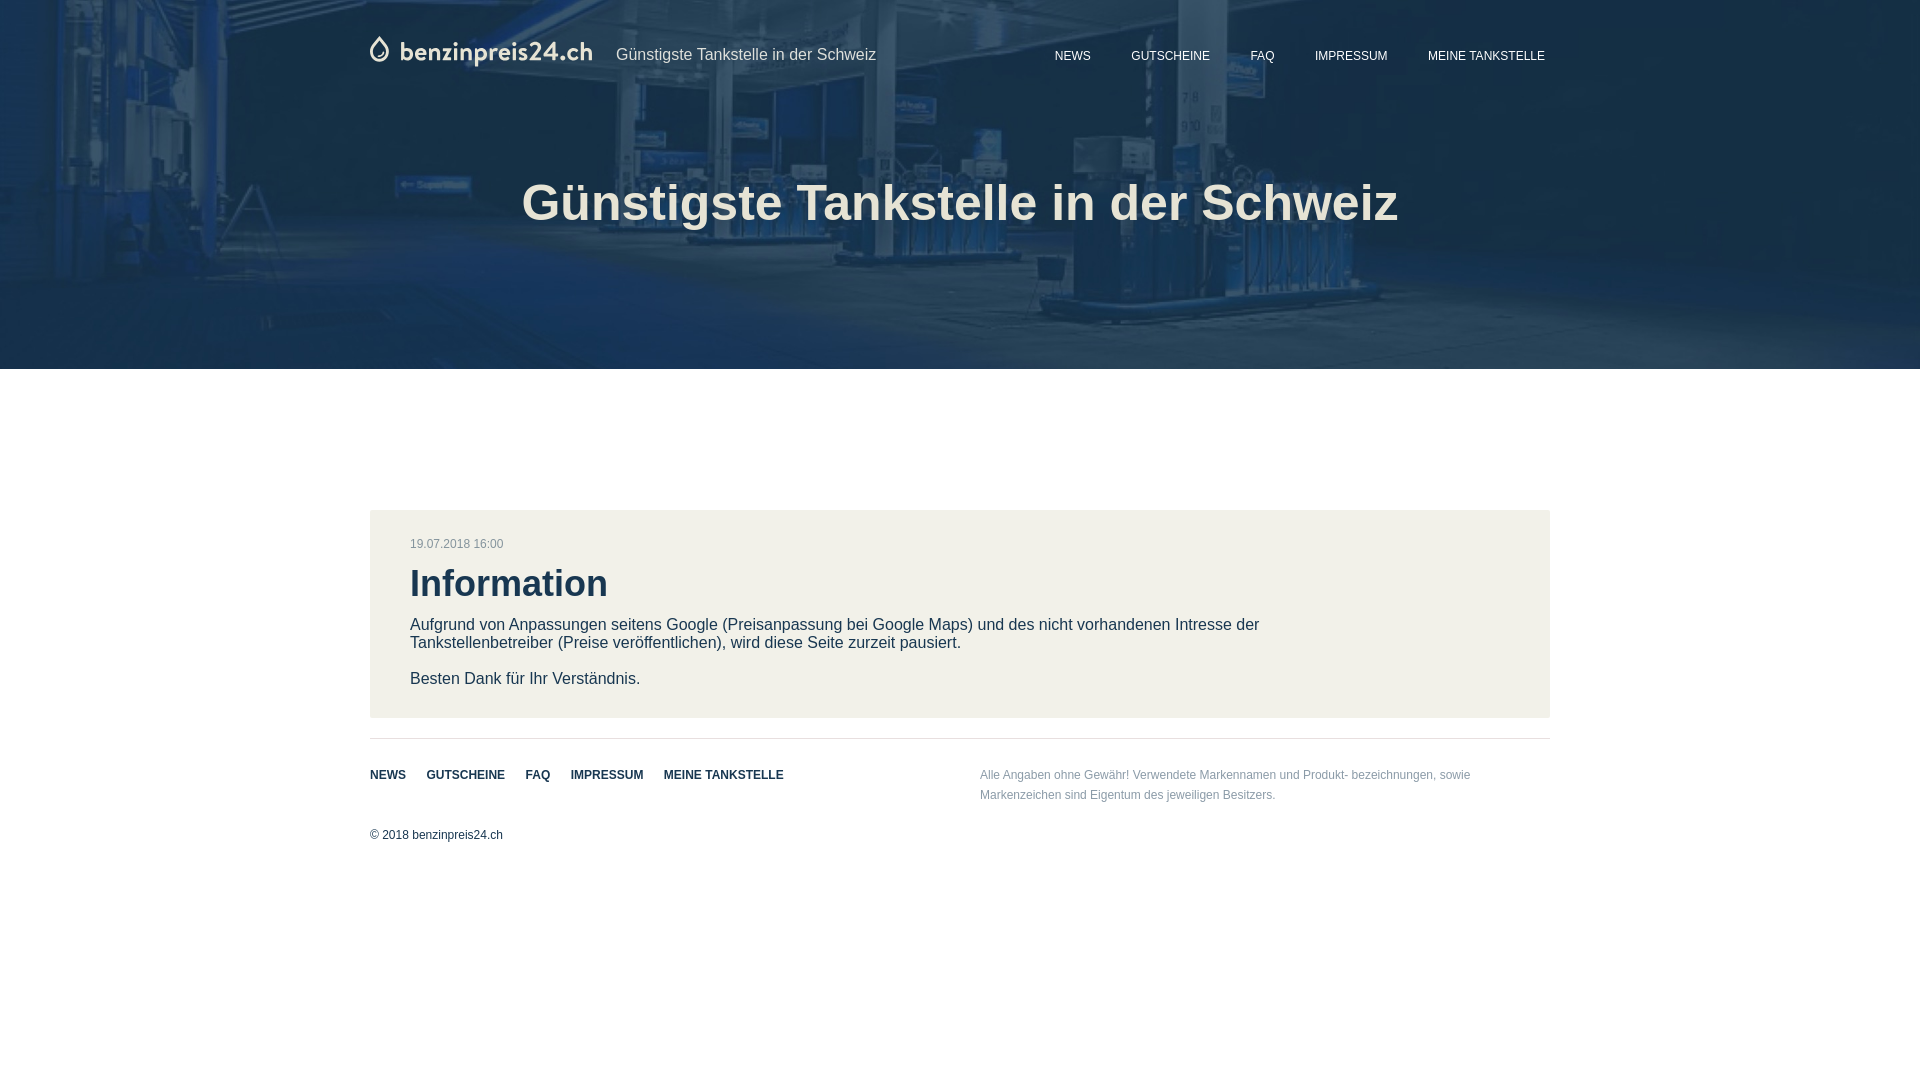 The height and width of the screenshot is (1080, 1920). I want to click on 'MEINE TANKSTELLE', so click(723, 774).